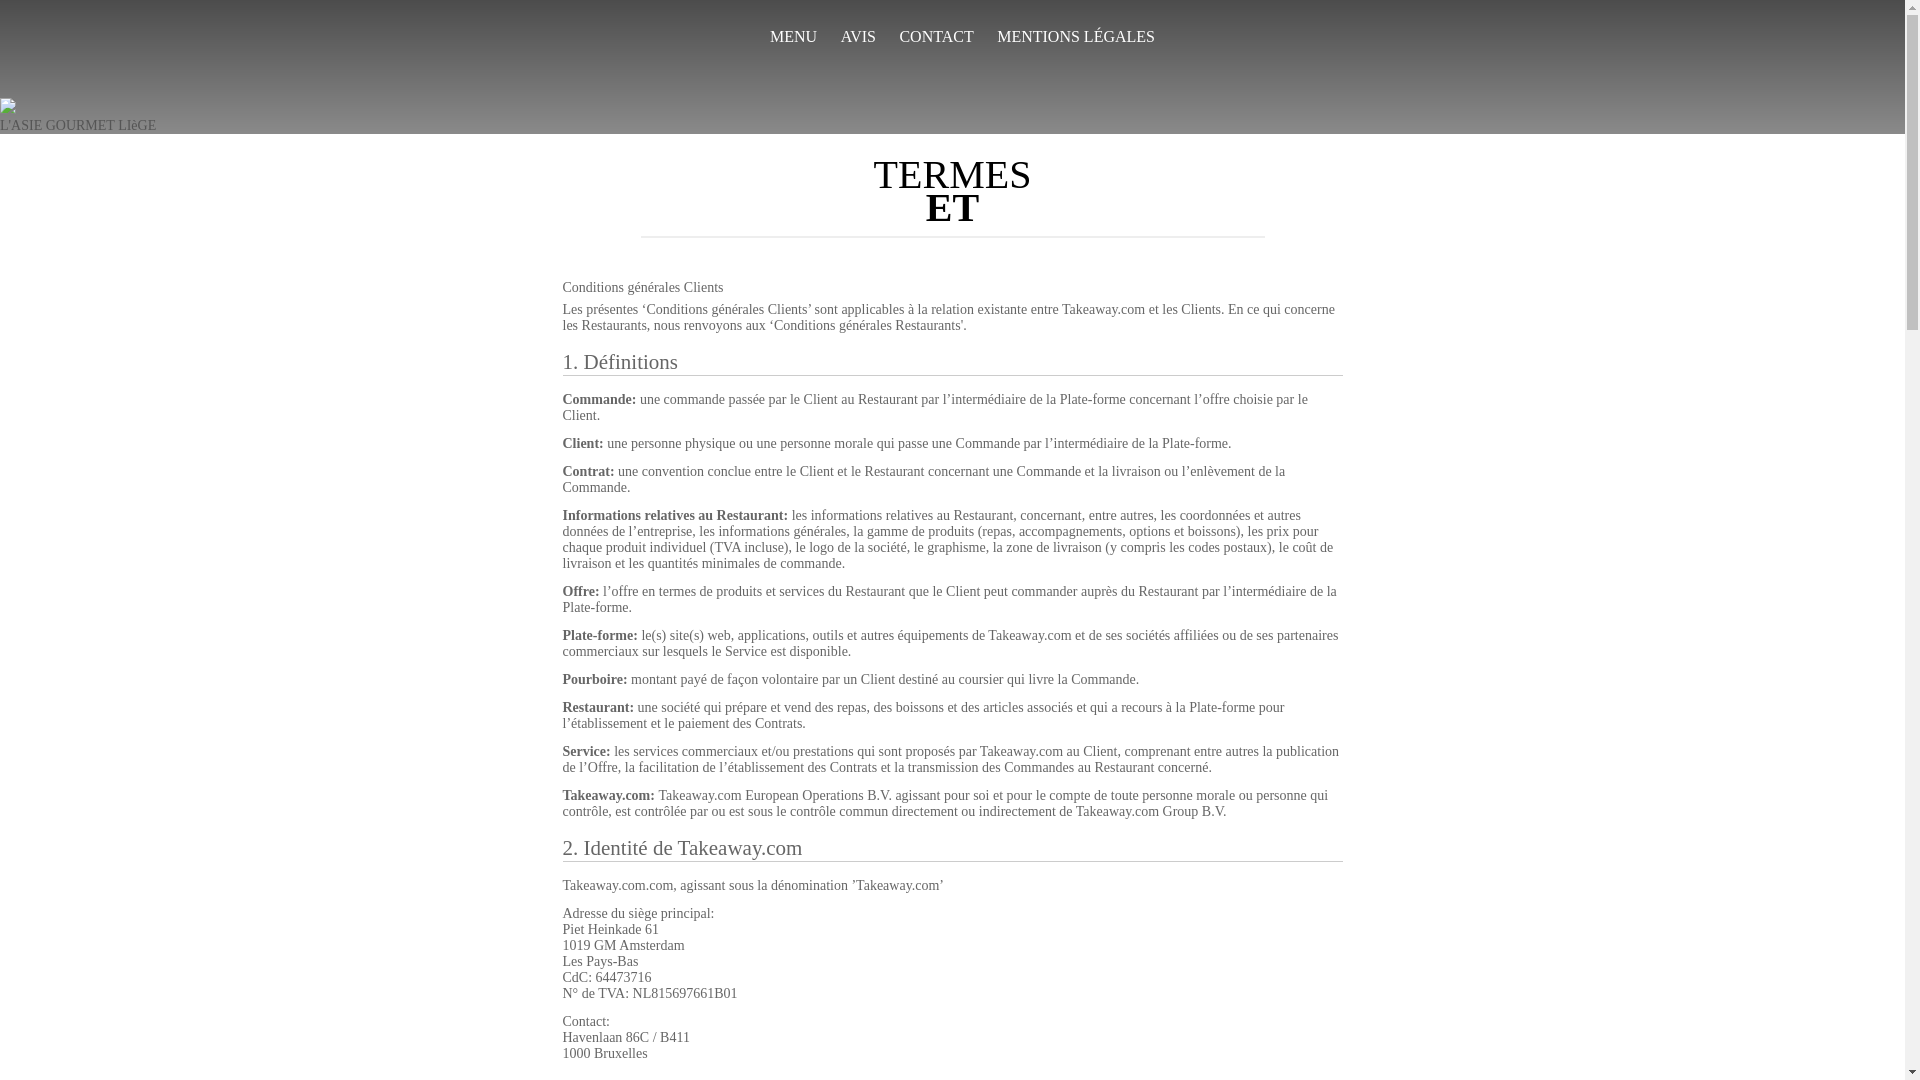 The height and width of the screenshot is (1080, 1920). Describe the element at coordinates (858, 37) in the screenshot. I see `'AVIS'` at that location.